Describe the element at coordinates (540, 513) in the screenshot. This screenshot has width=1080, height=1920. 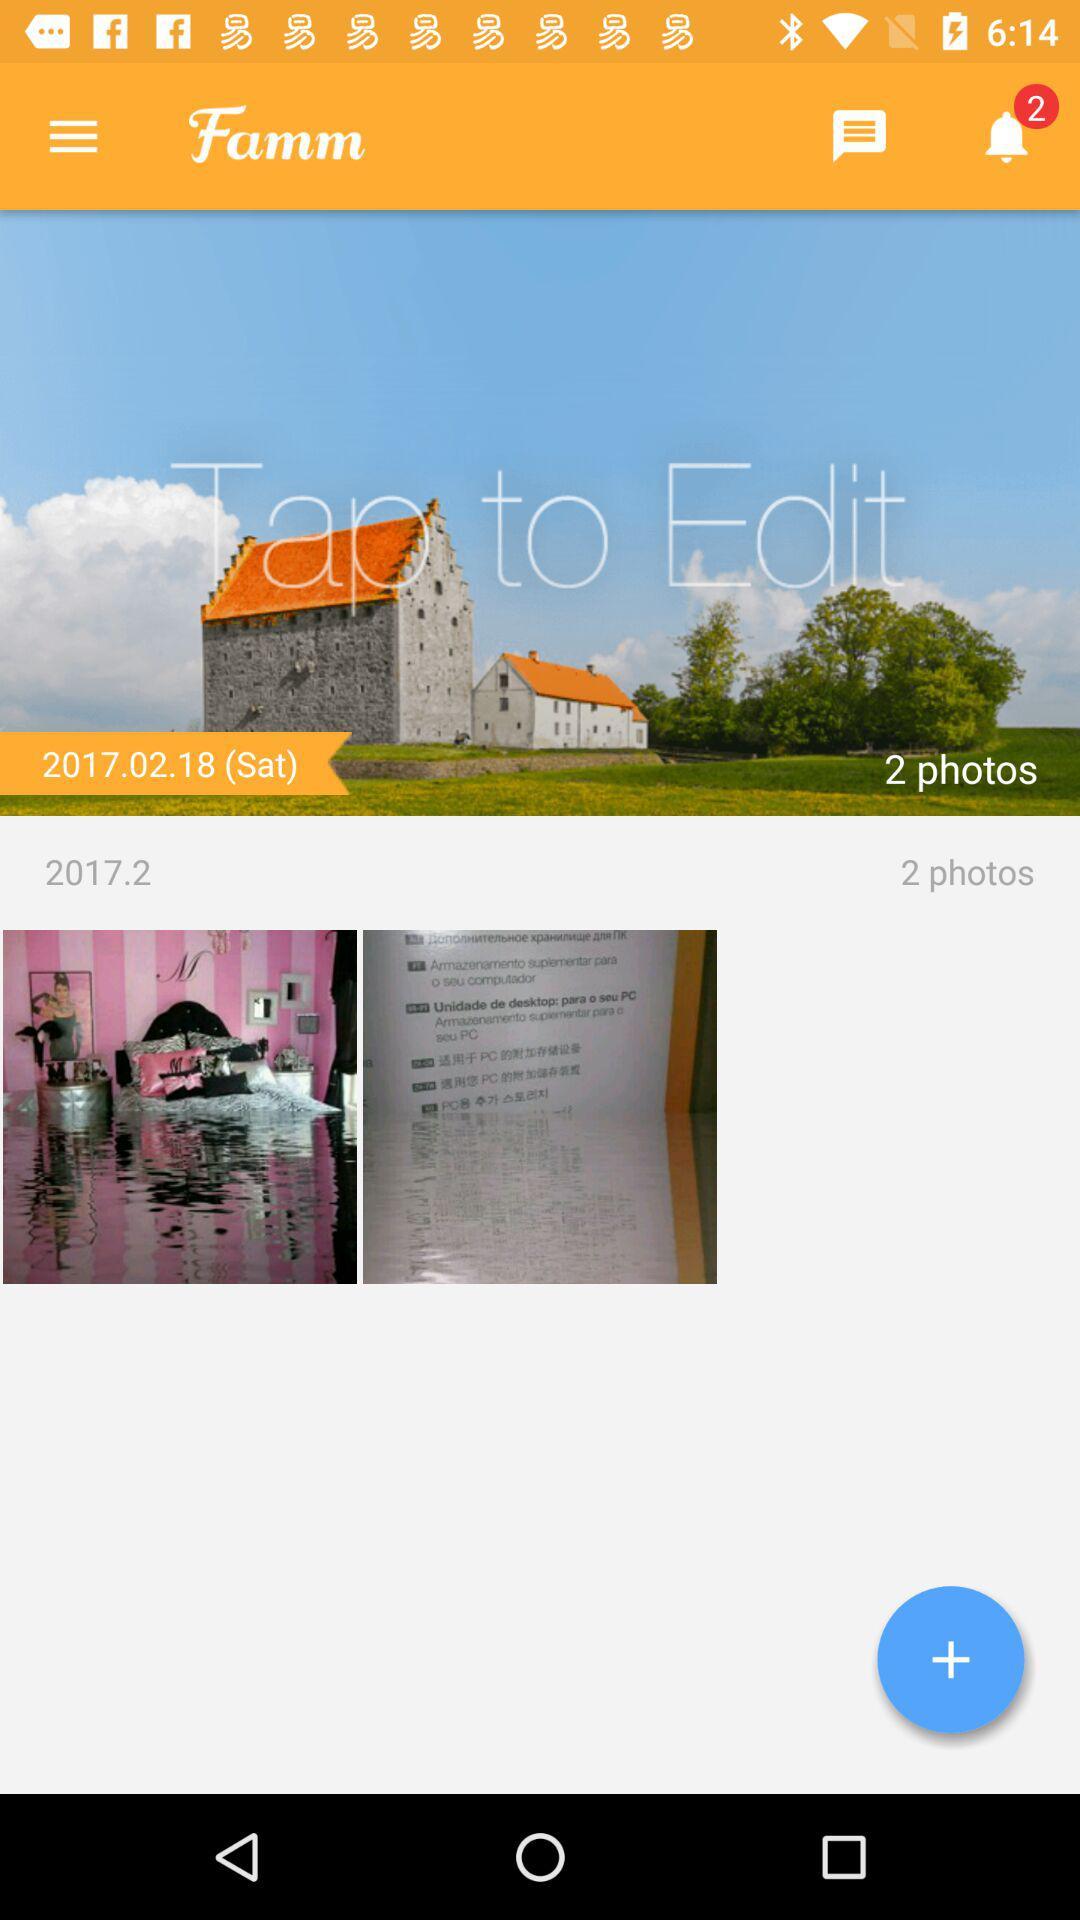
I see `edit picture` at that location.